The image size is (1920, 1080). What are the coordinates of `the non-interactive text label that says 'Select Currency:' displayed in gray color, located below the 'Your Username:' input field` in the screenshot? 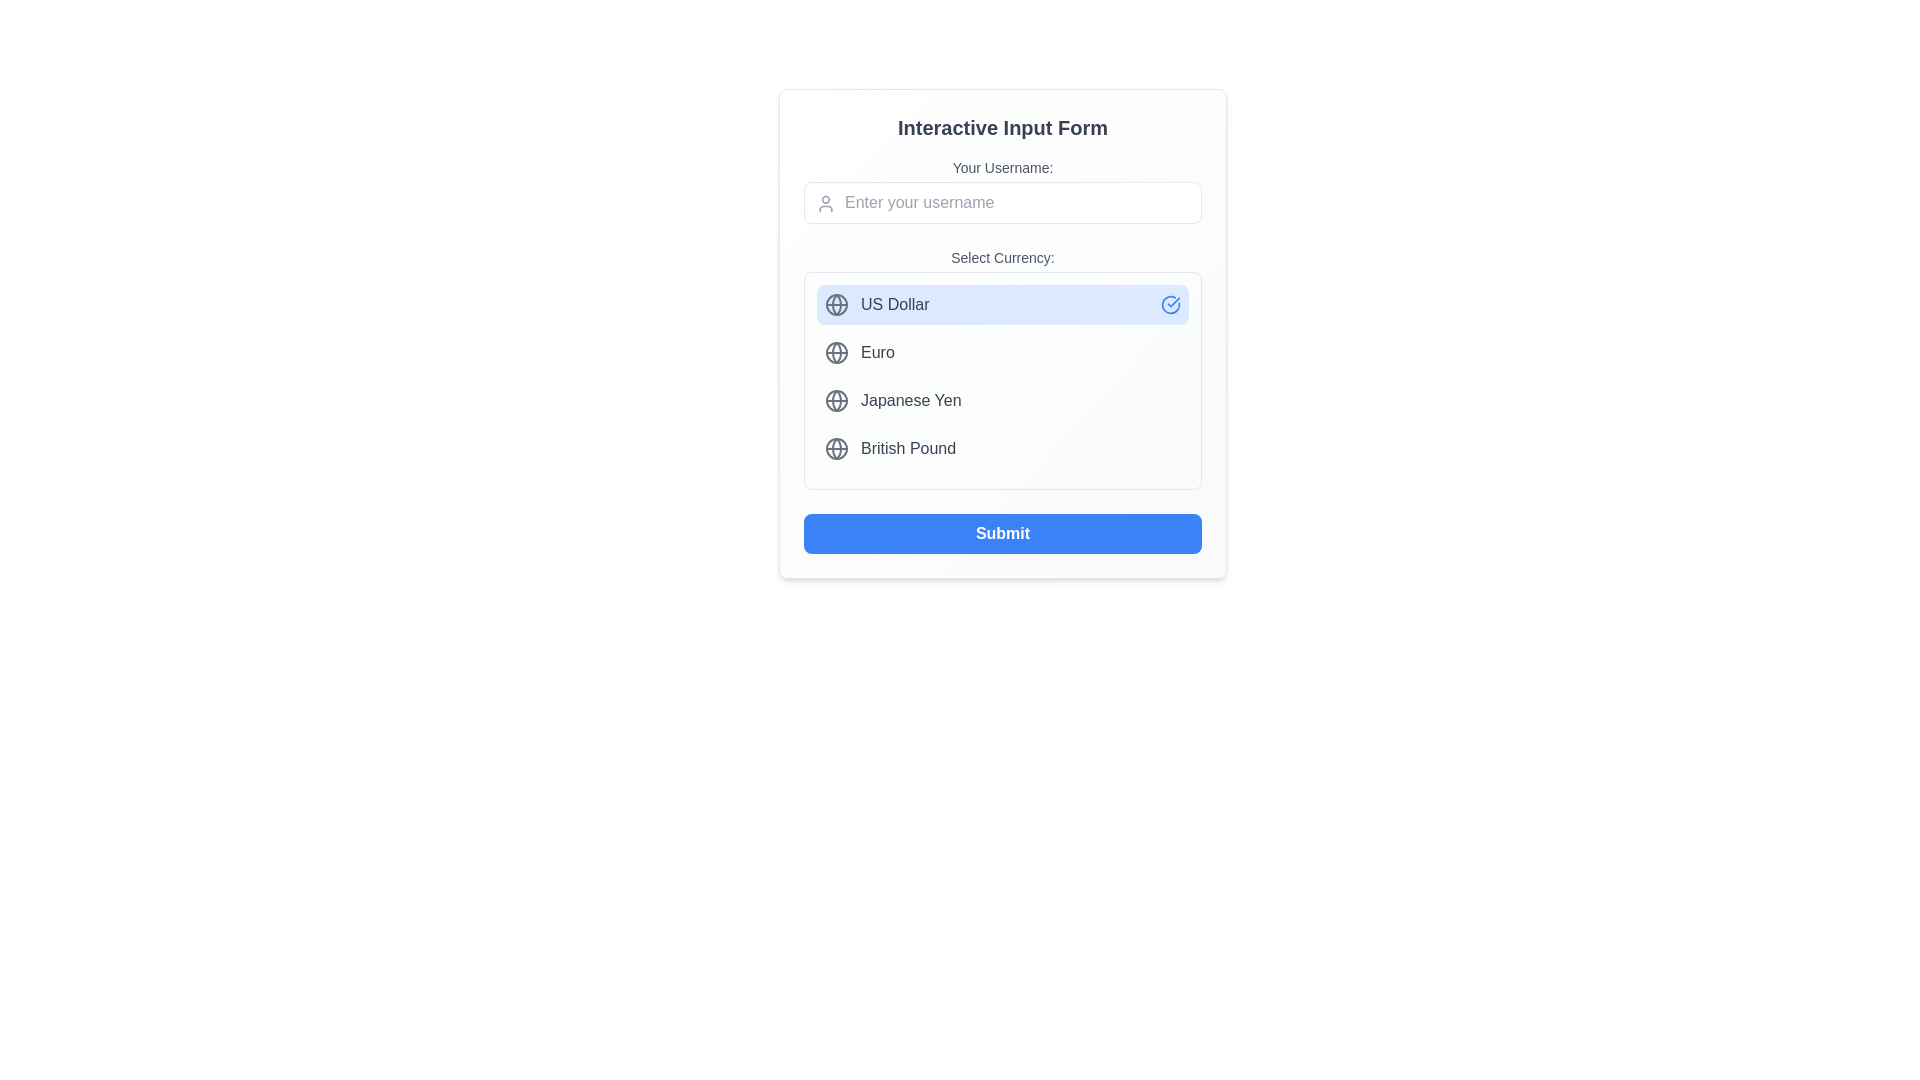 It's located at (1003, 257).